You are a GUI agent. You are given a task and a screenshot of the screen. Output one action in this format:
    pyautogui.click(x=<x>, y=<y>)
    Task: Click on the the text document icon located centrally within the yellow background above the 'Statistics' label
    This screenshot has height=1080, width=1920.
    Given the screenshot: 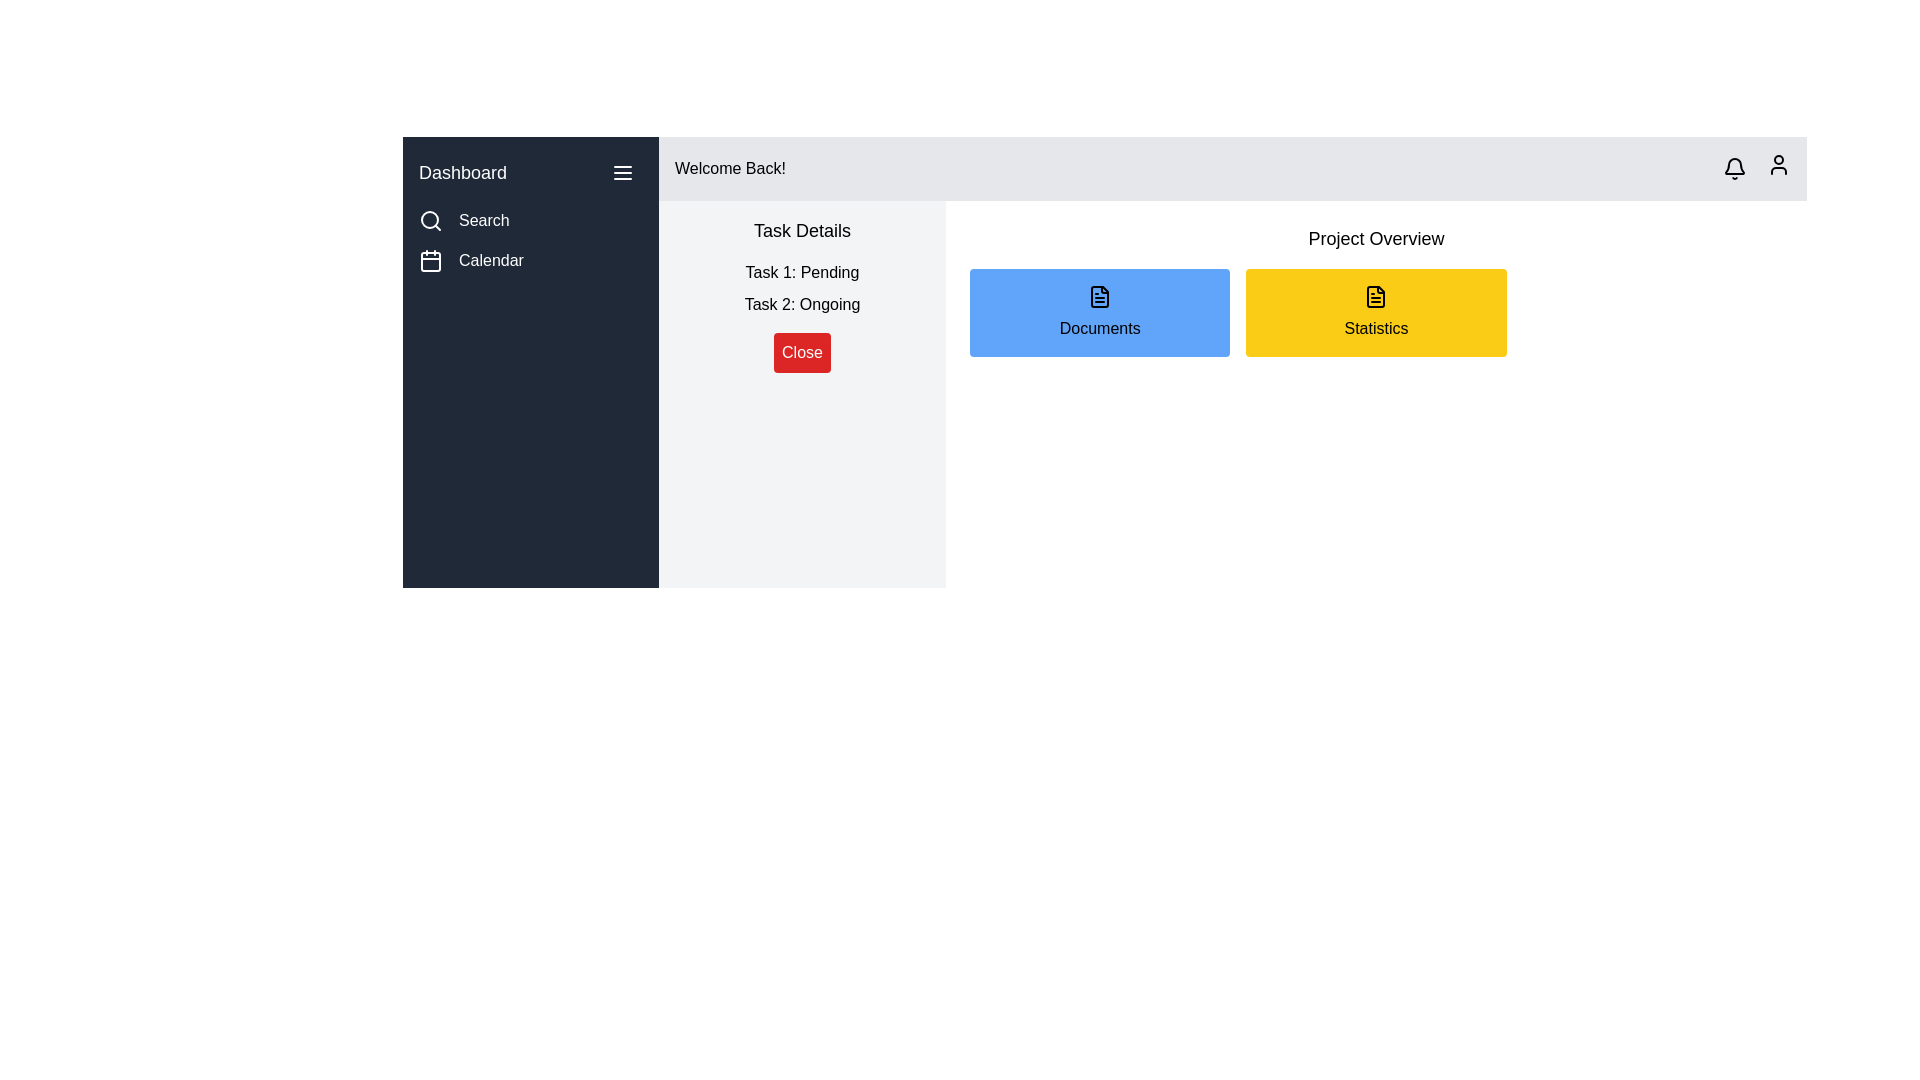 What is the action you would take?
    pyautogui.click(x=1375, y=297)
    